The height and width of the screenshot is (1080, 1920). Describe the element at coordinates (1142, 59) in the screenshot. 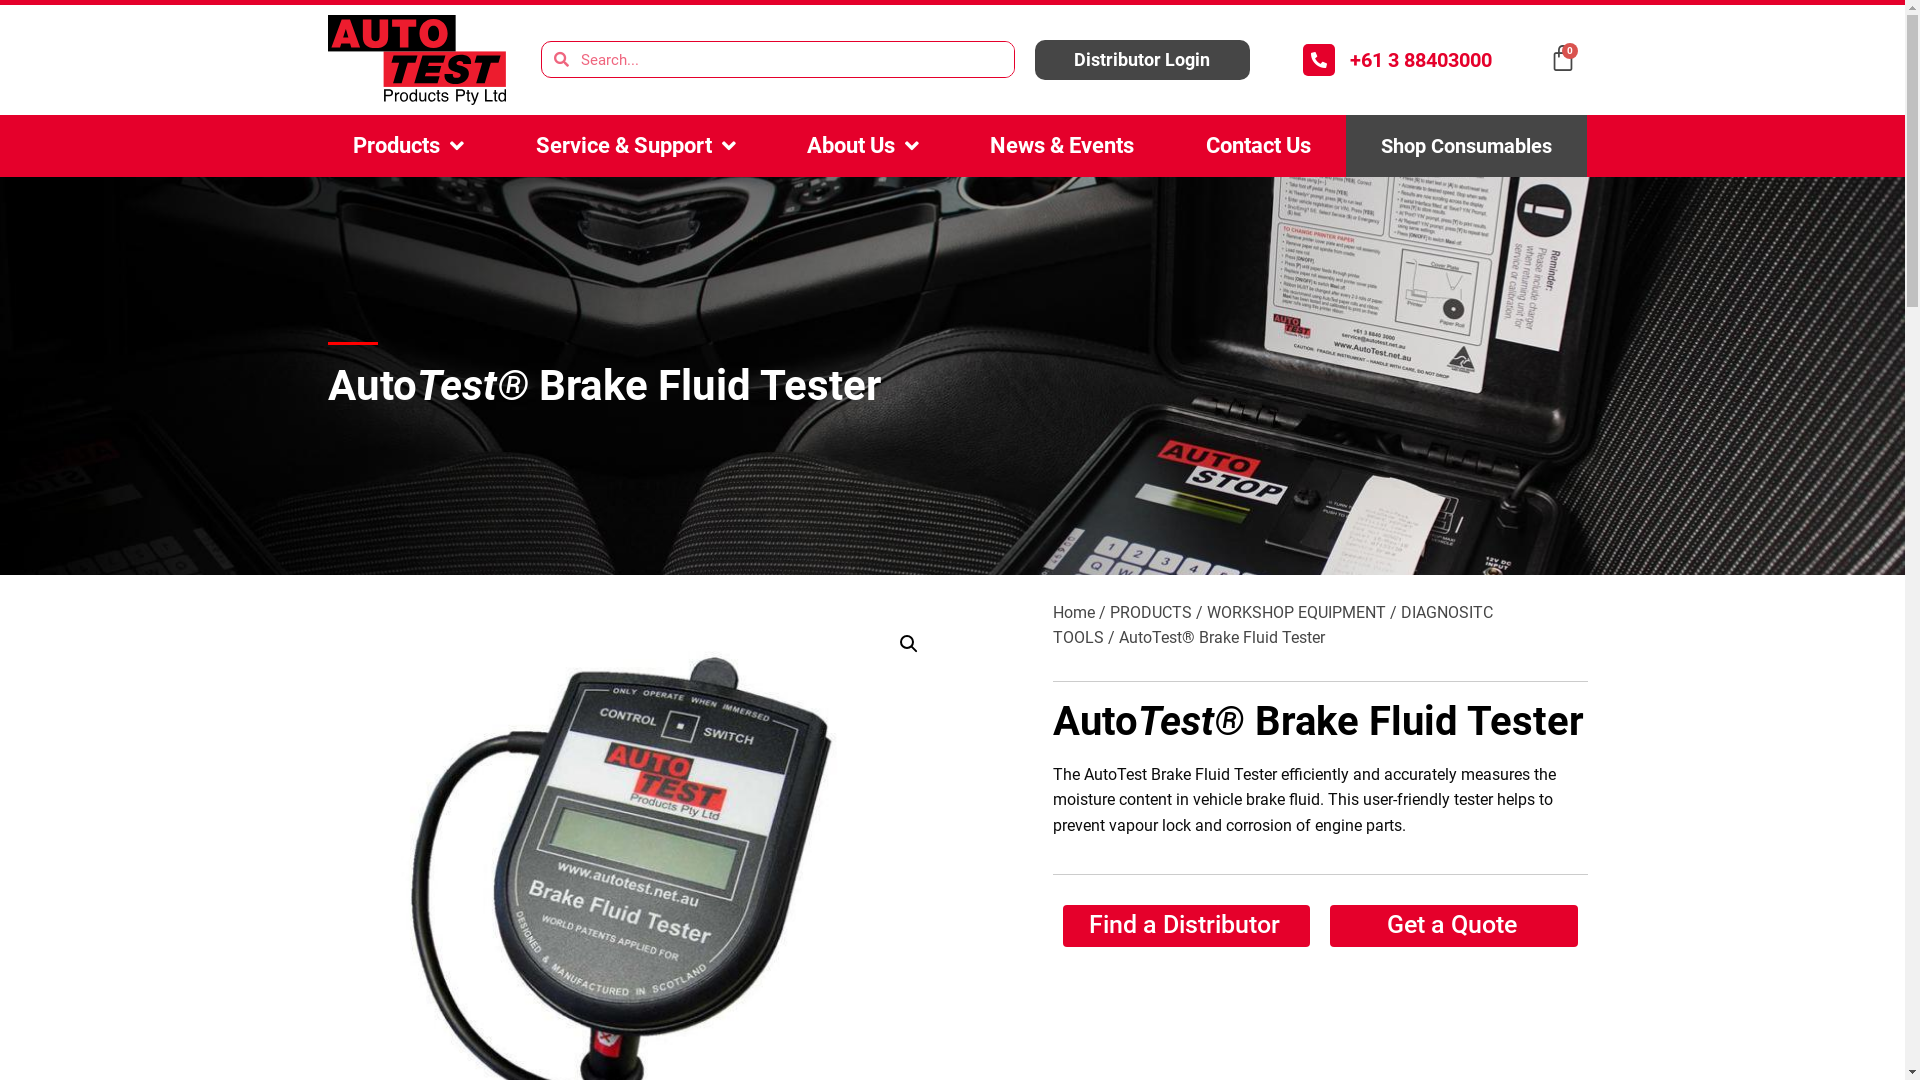

I see `'Distributor Login'` at that location.